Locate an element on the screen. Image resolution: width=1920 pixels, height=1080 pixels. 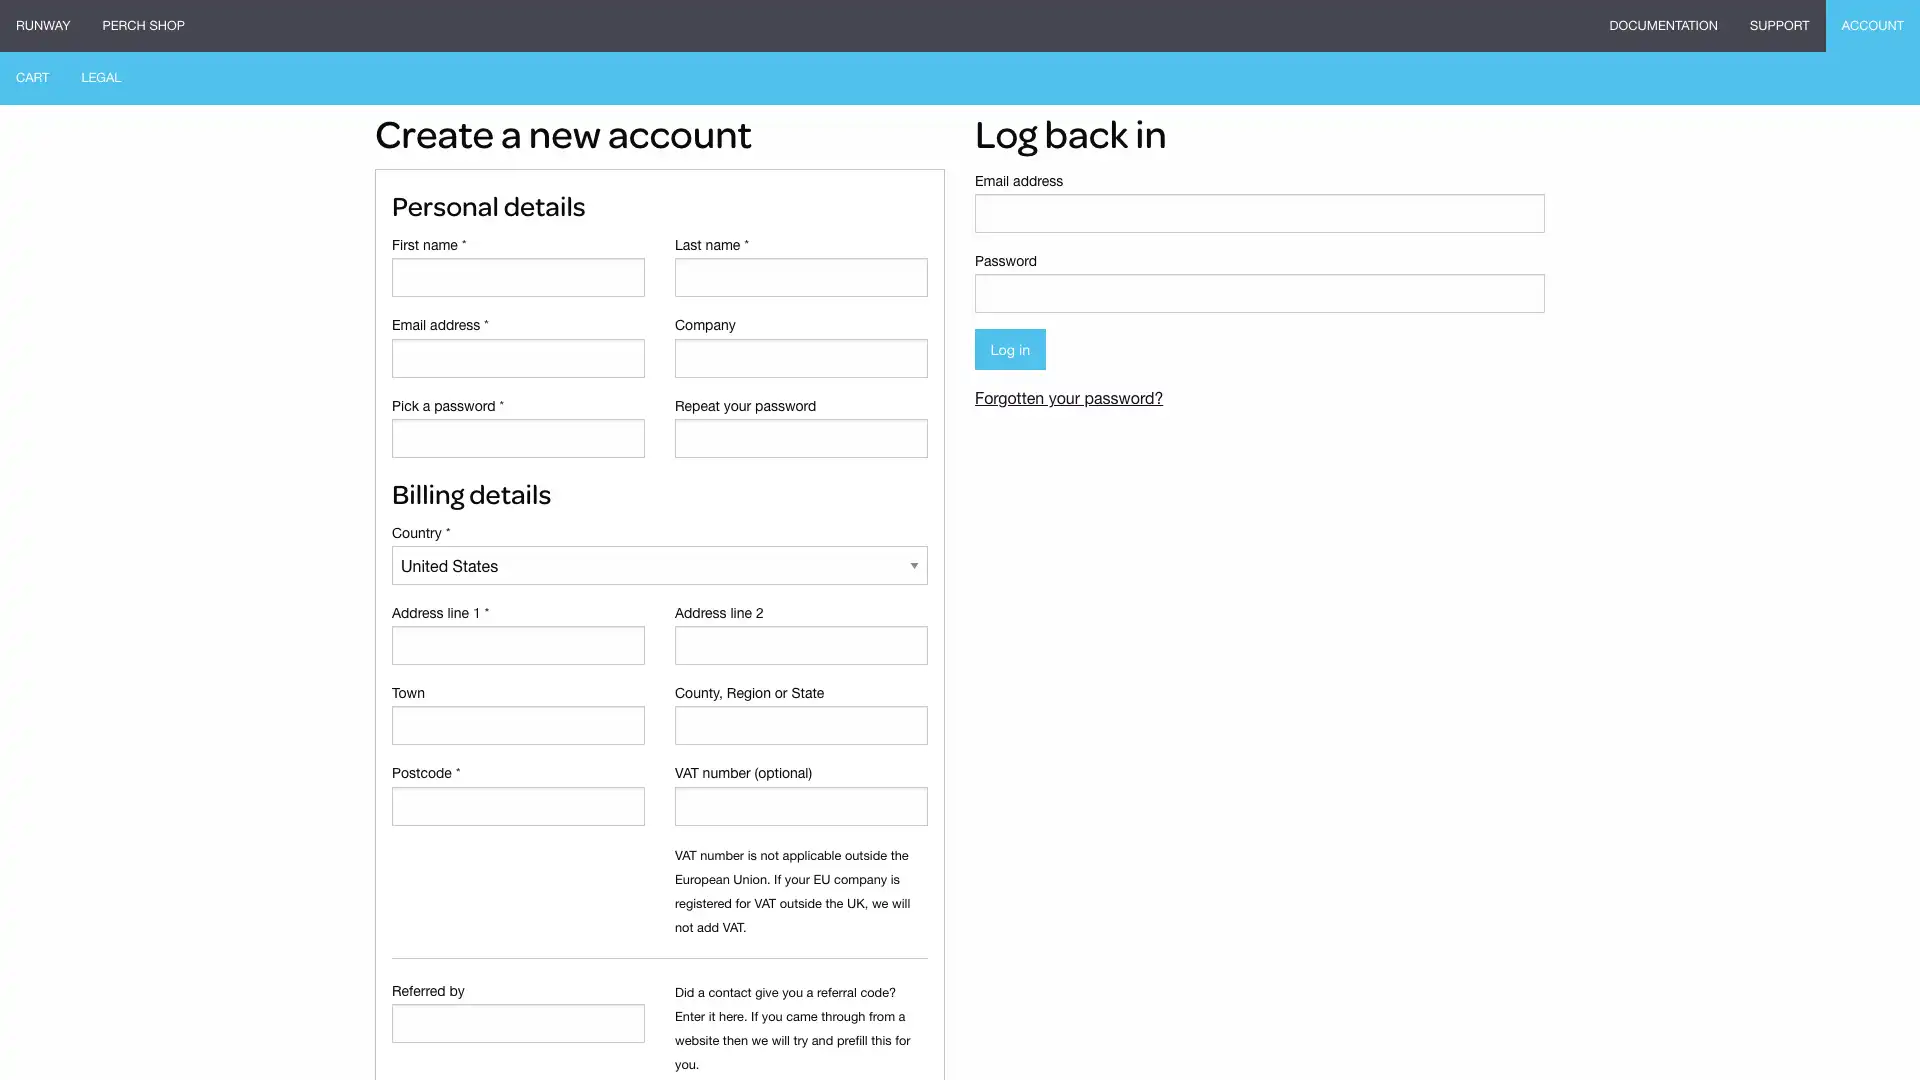
Log in is located at coordinates (1009, 348).